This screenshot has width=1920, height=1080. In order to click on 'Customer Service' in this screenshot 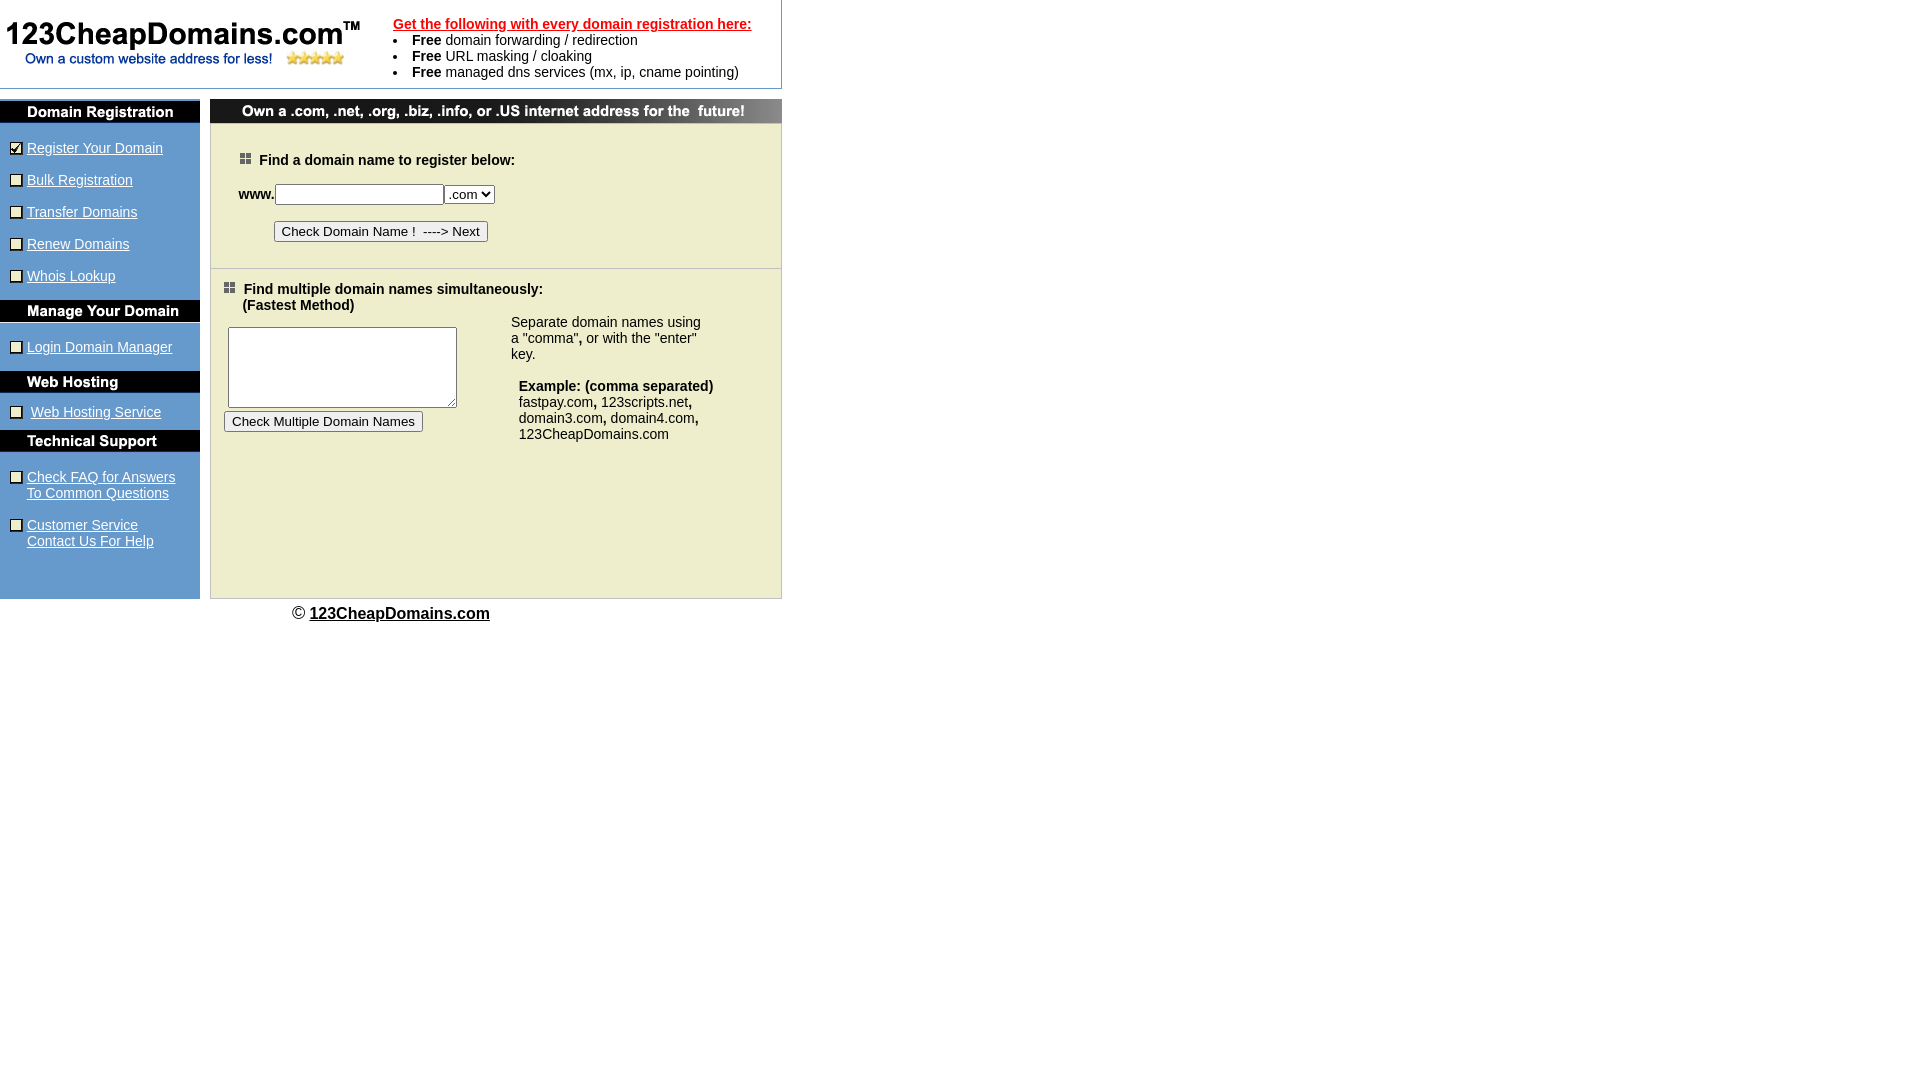, I will do `click(81, 523)`.